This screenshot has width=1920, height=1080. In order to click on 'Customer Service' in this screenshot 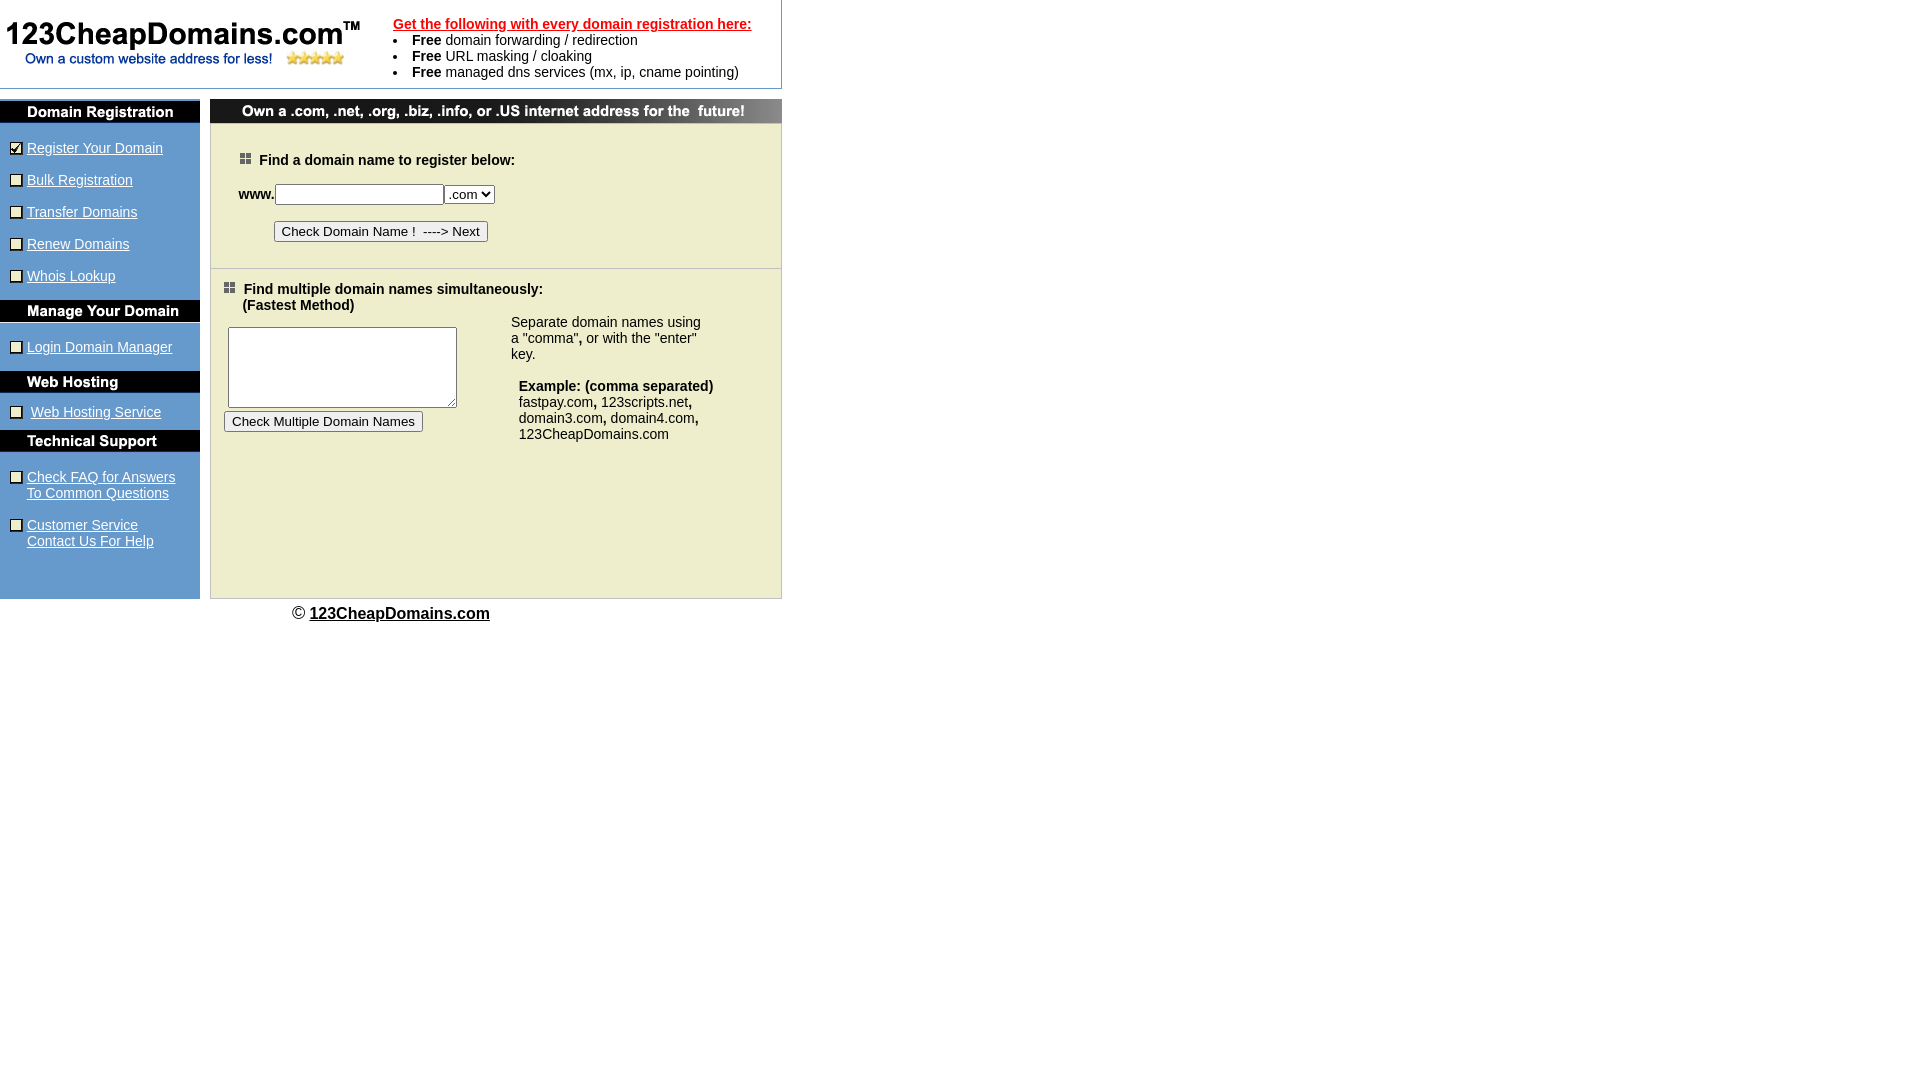, I will do `click(81, 523)`.